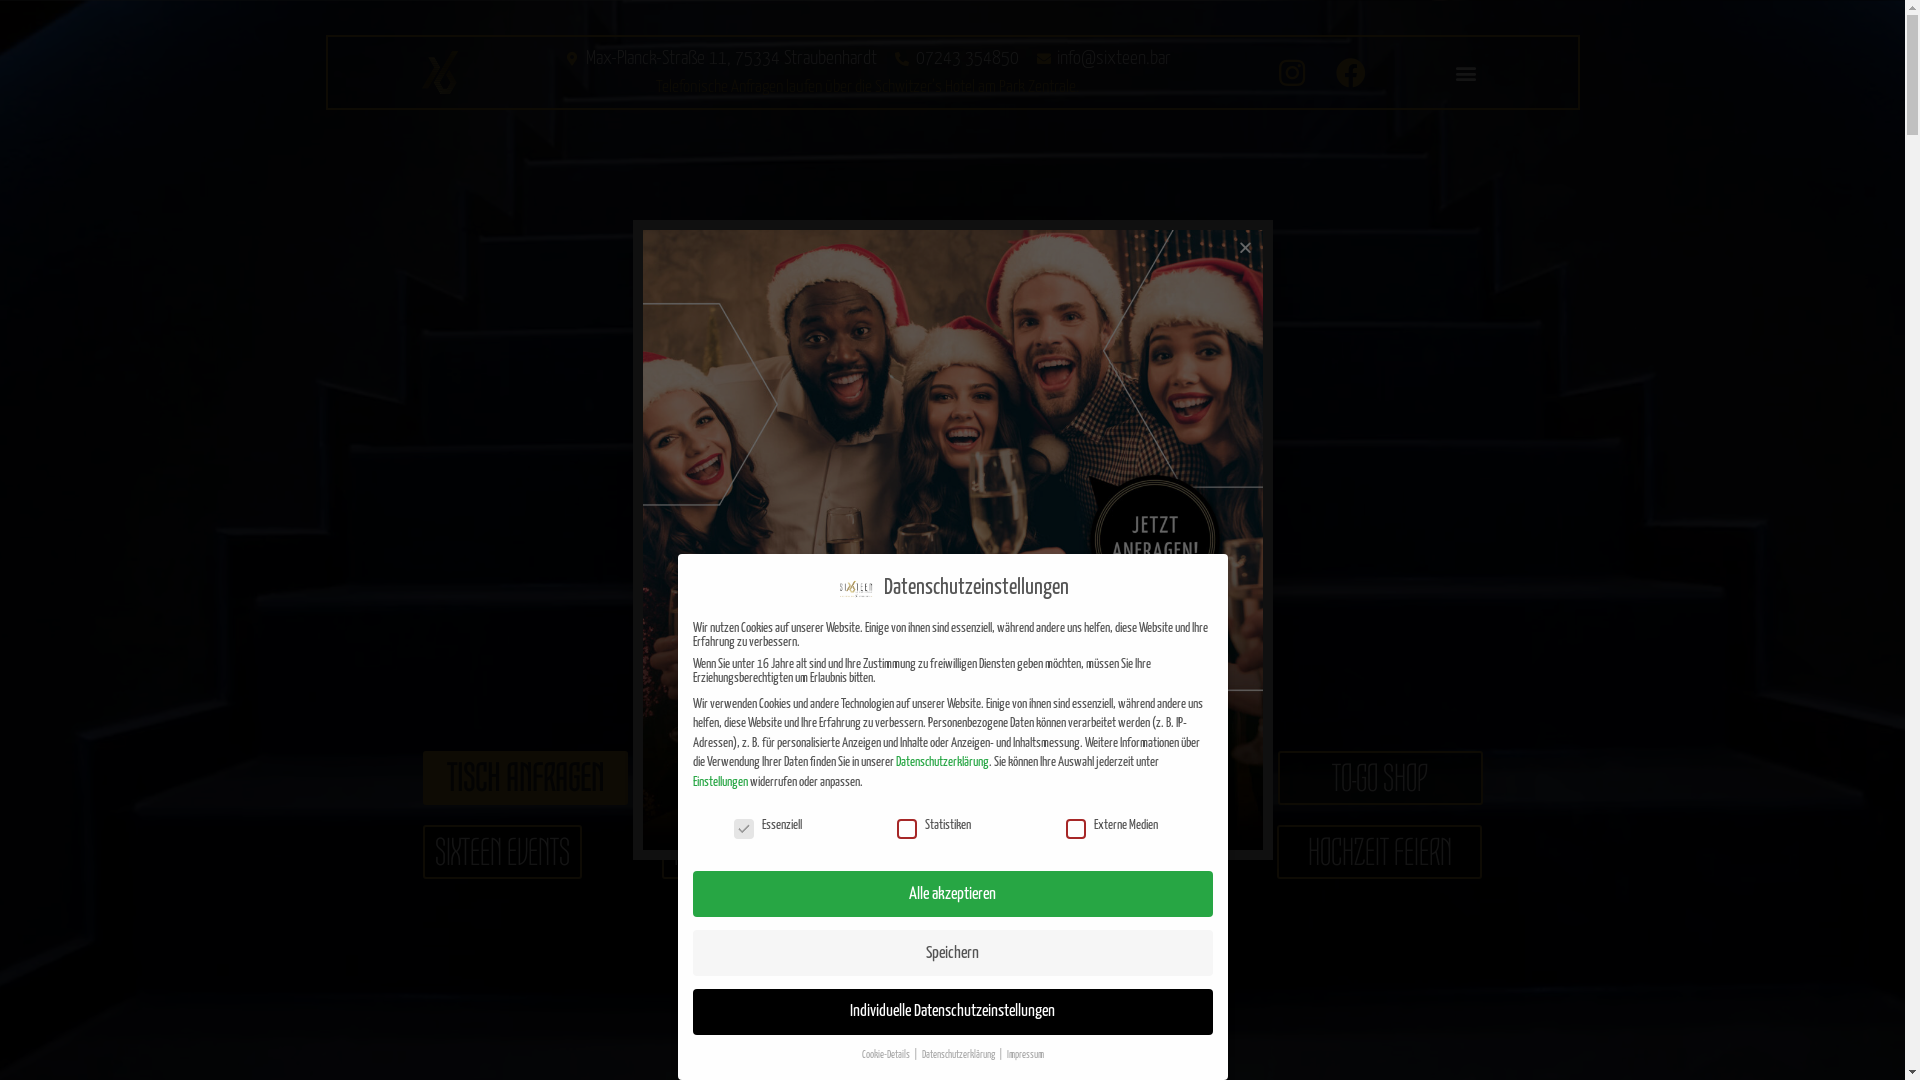  What do you see at coordinates (1379, 777) in the screenshot?
I see `'TO-GO SHOP'` at bounding box center [1379, 777].